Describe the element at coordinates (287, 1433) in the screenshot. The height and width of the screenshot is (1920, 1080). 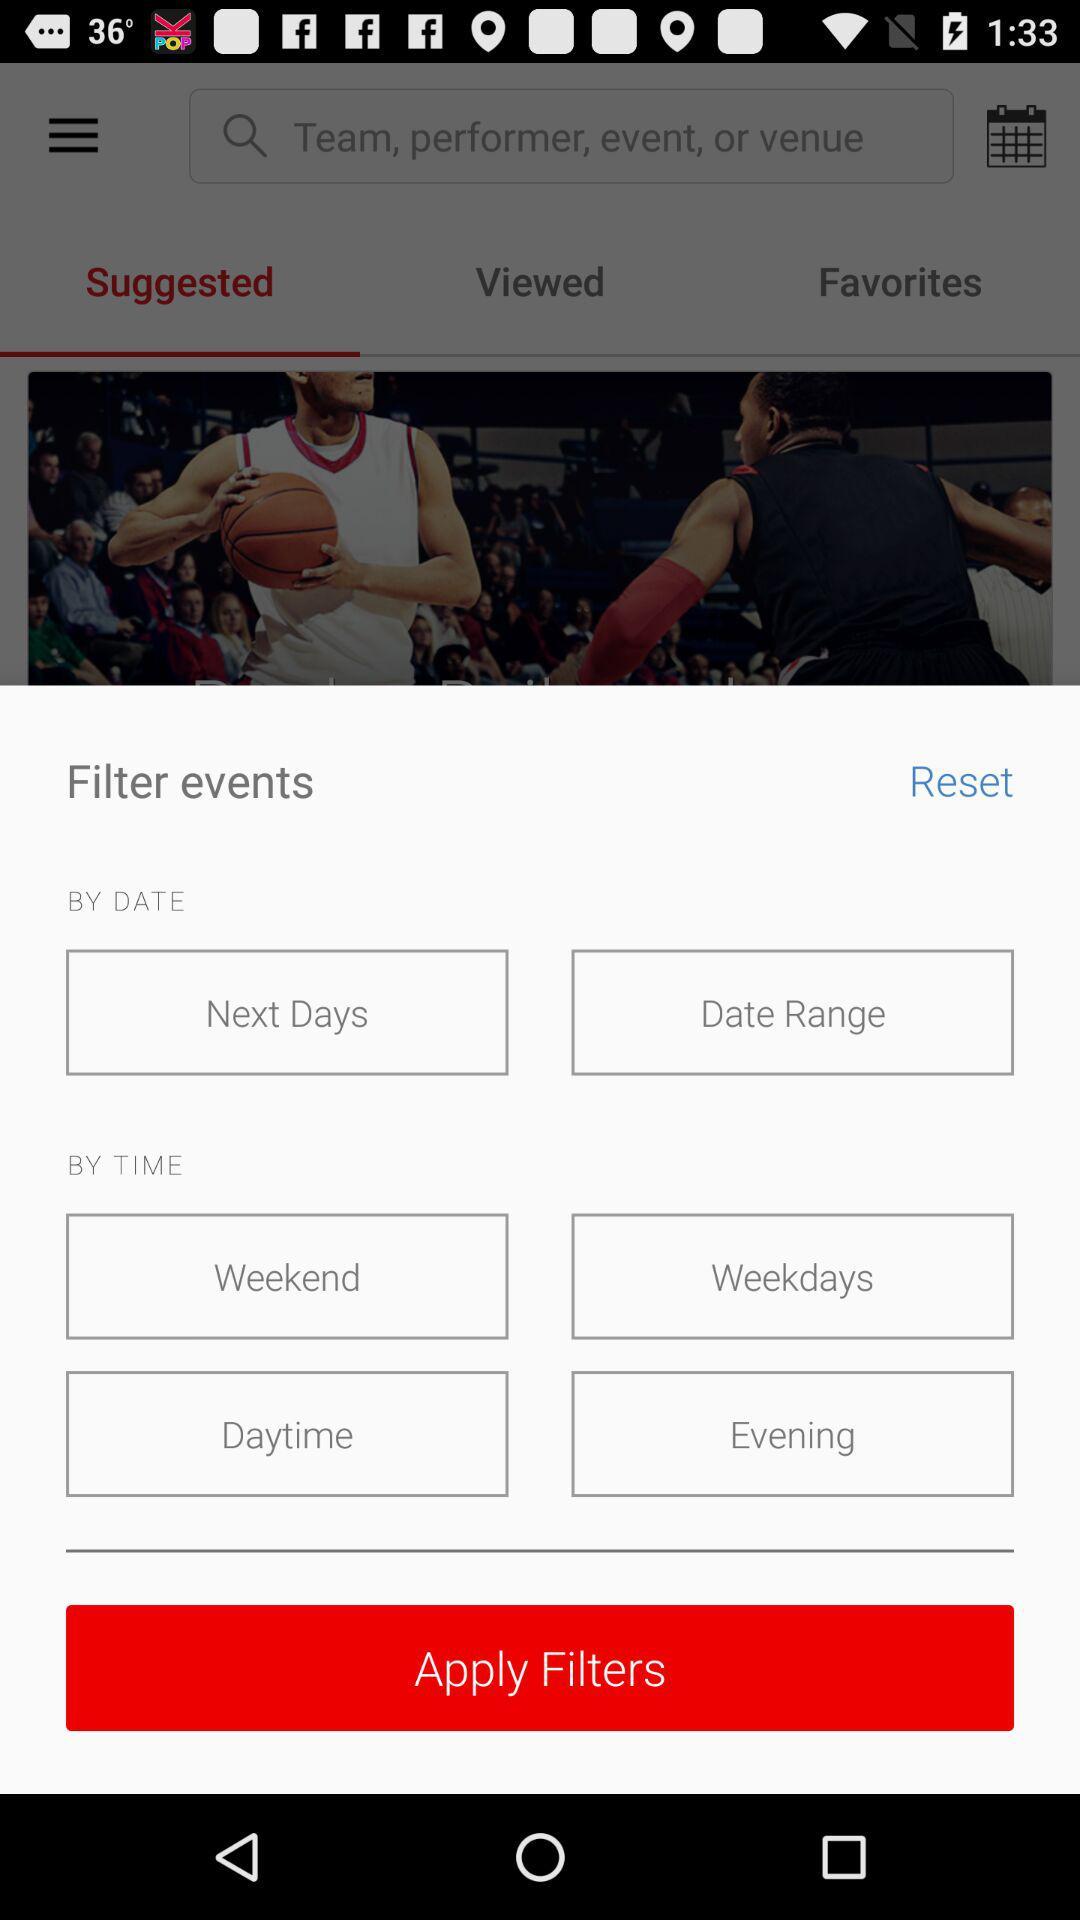
I see `the item next to evening` at that location.